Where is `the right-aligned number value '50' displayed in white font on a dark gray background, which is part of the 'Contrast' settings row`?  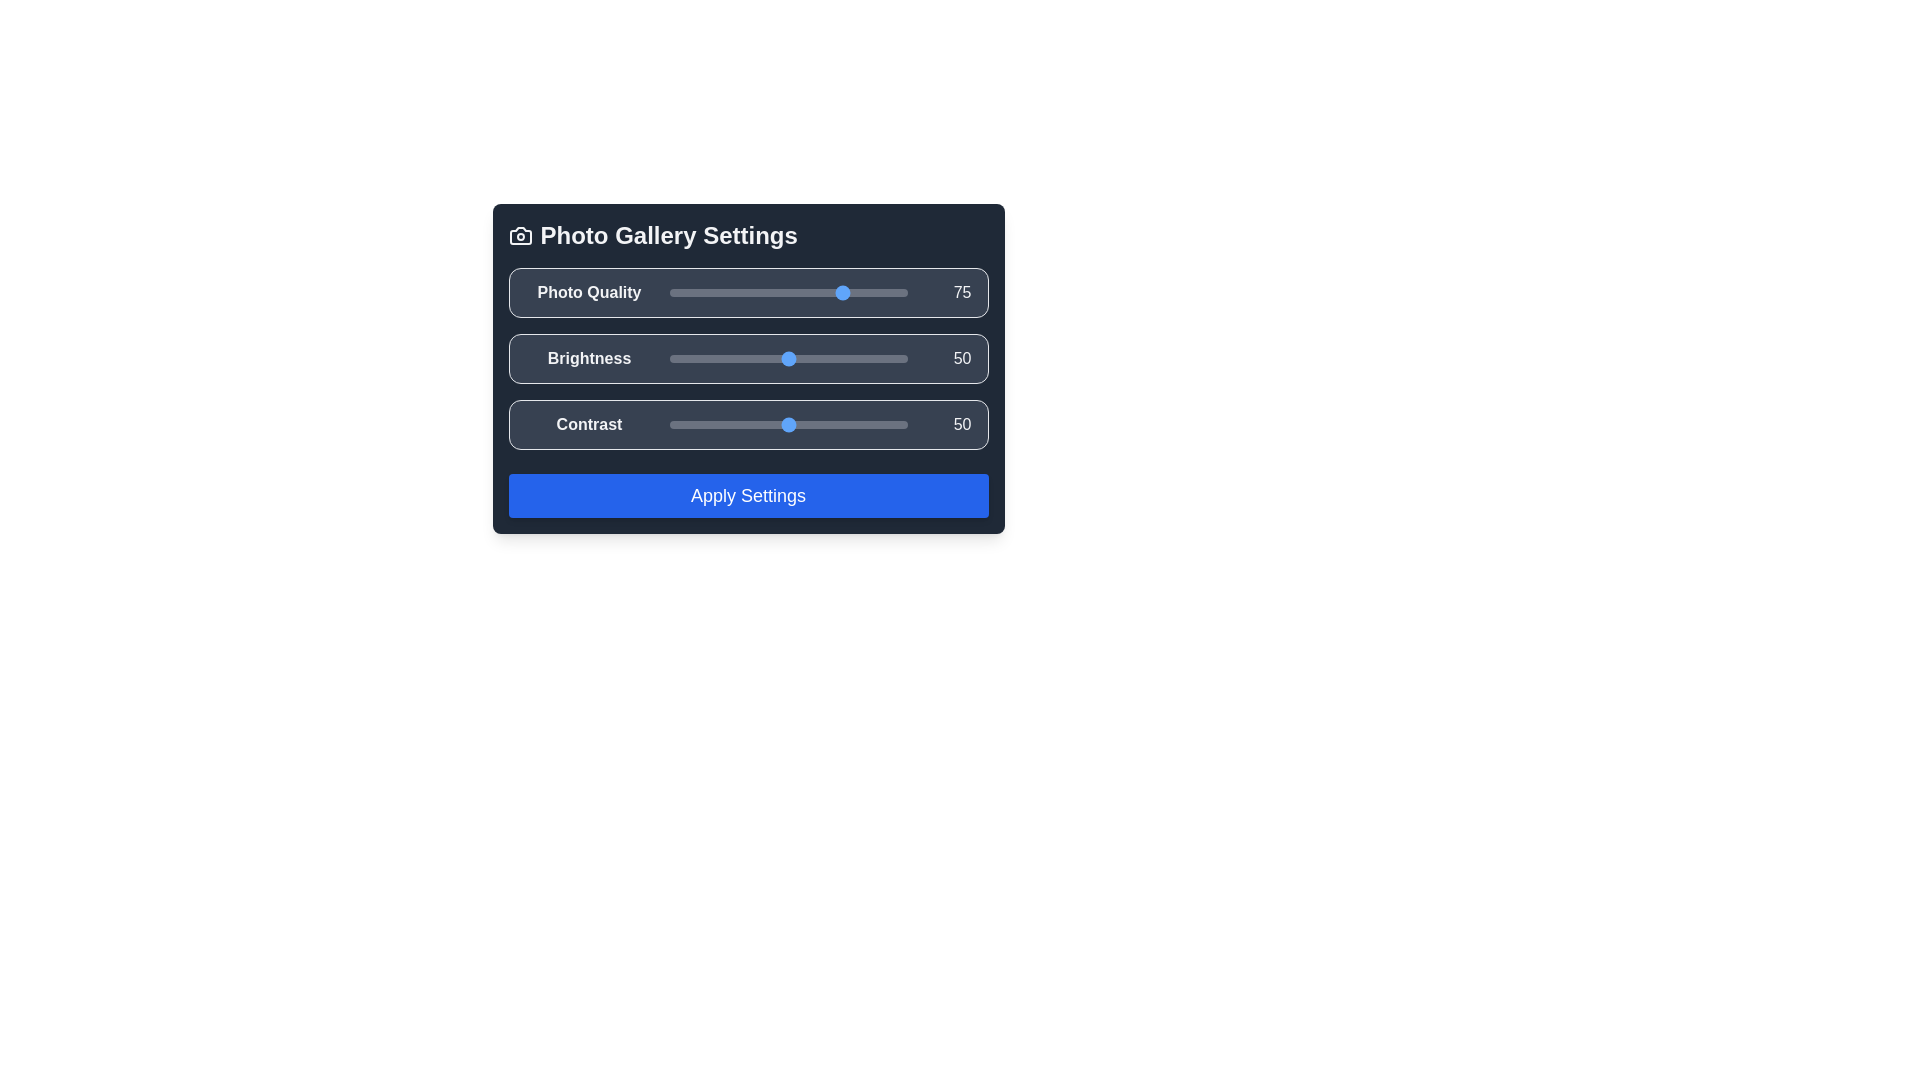 the right-aligned number value '50' displayed in white font on a dark gray background, which is part of the 'Contrast' settings row is located at coordinates (946, 423).